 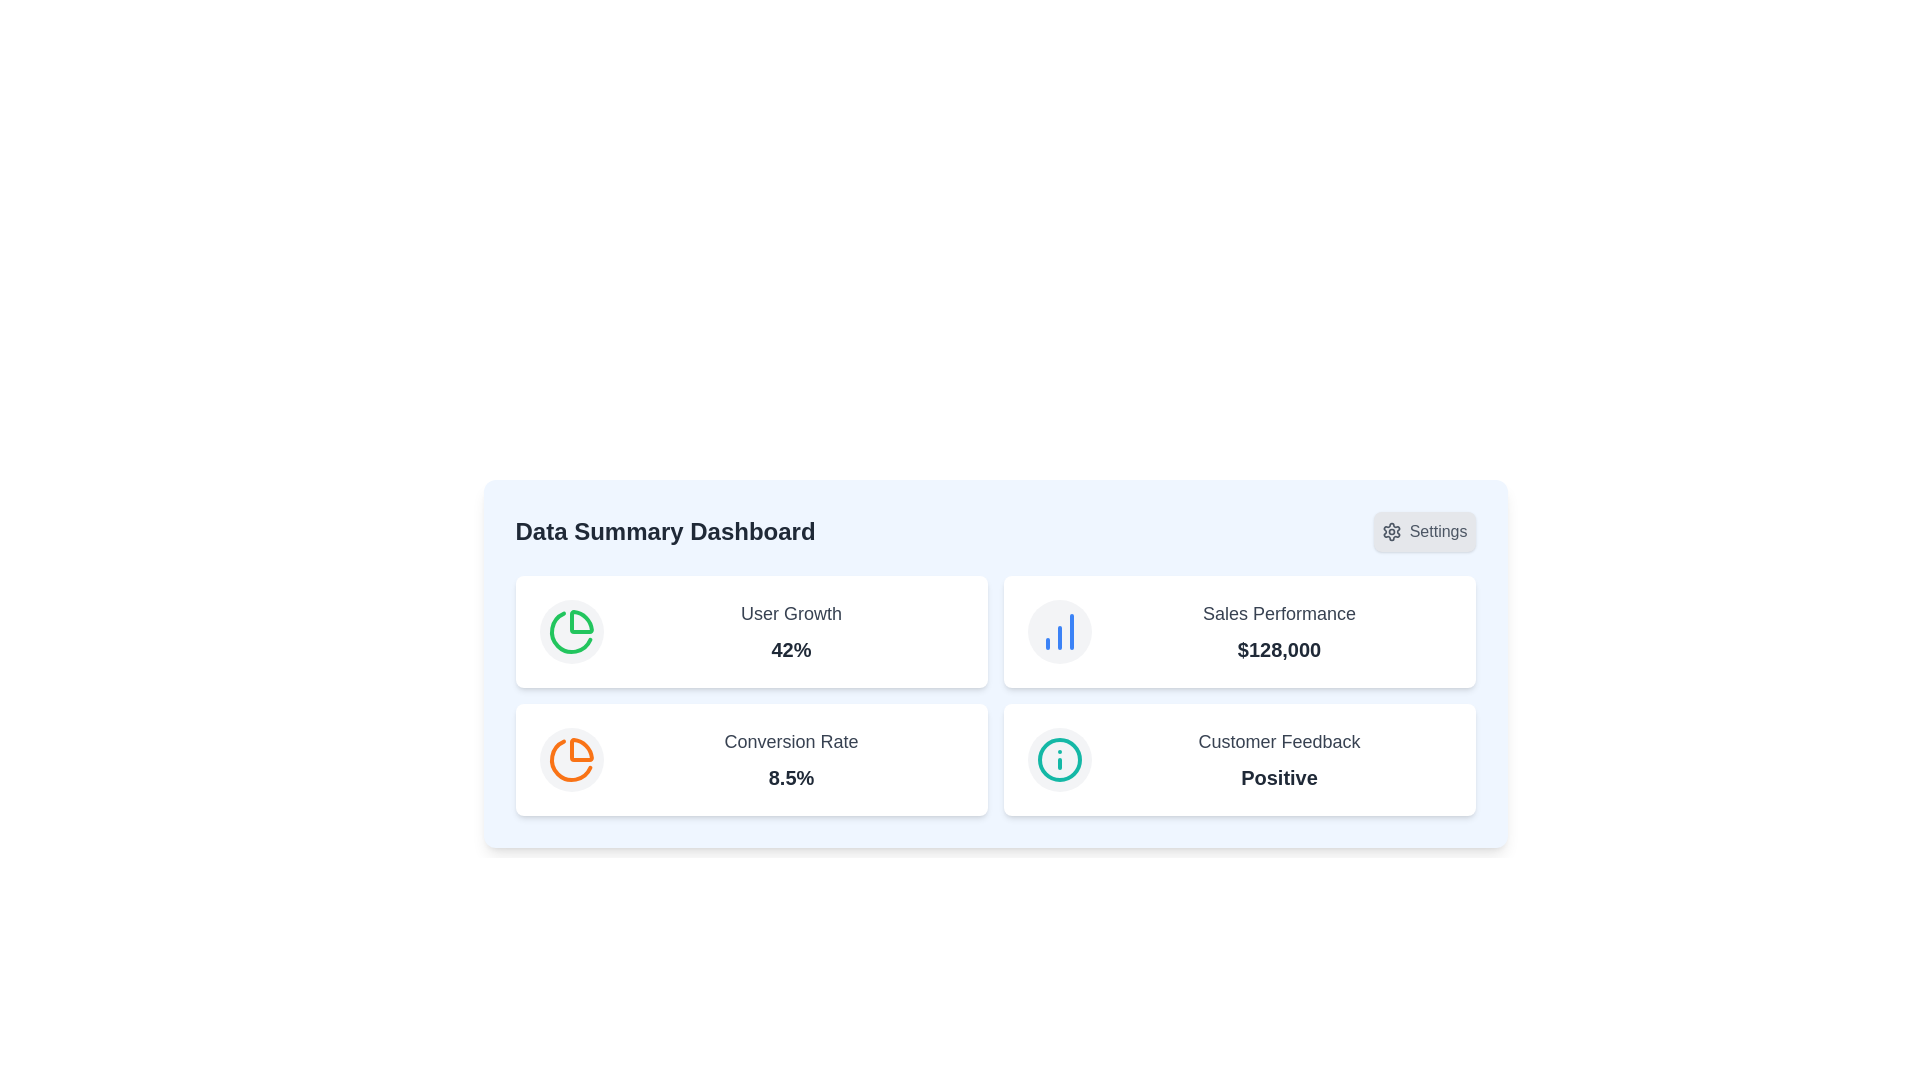 I want to click on the outermost circular component of the 'info' icon, which has a light teal outline and is located in the lower-right segment of the dashboard interface next to 'Customer Feedback' and 'Positive', so click(x=1058, y=759).